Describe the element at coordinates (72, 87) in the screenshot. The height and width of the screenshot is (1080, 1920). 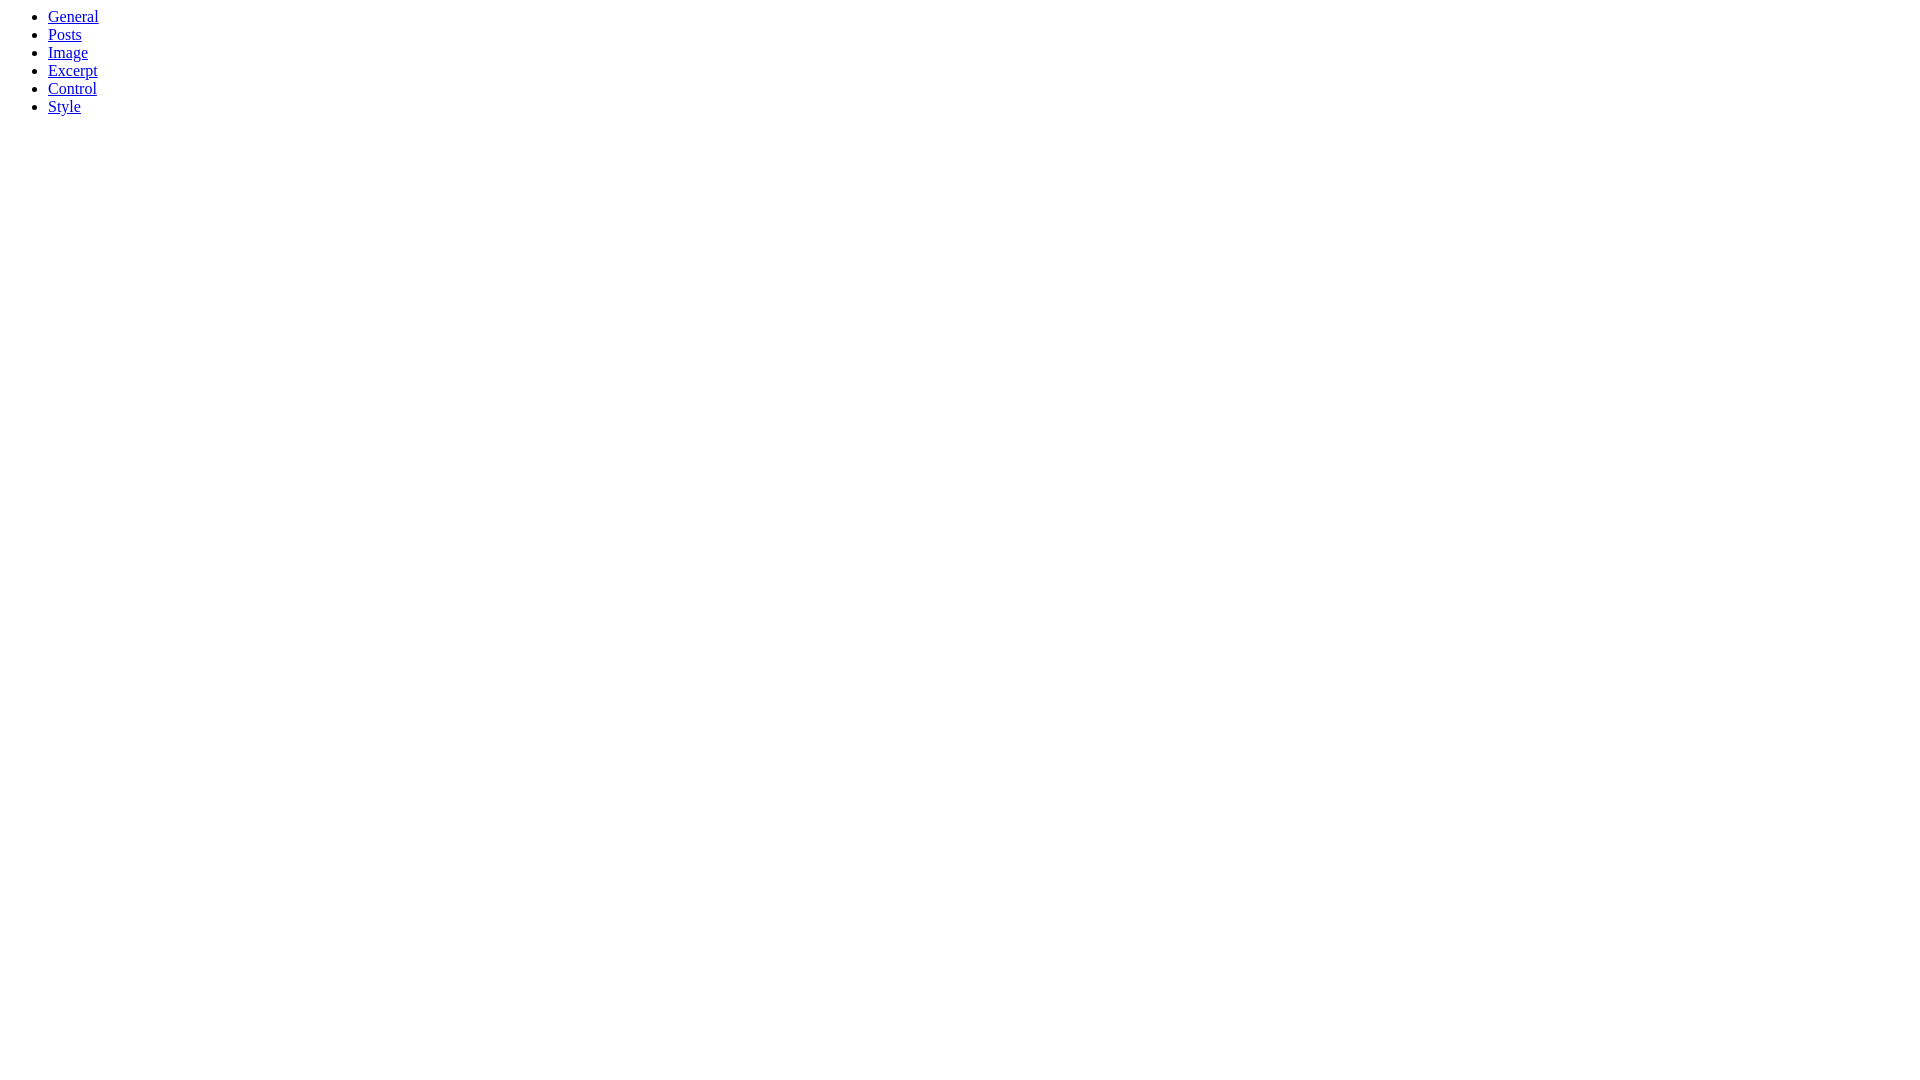
I see `'Control'` at that location.